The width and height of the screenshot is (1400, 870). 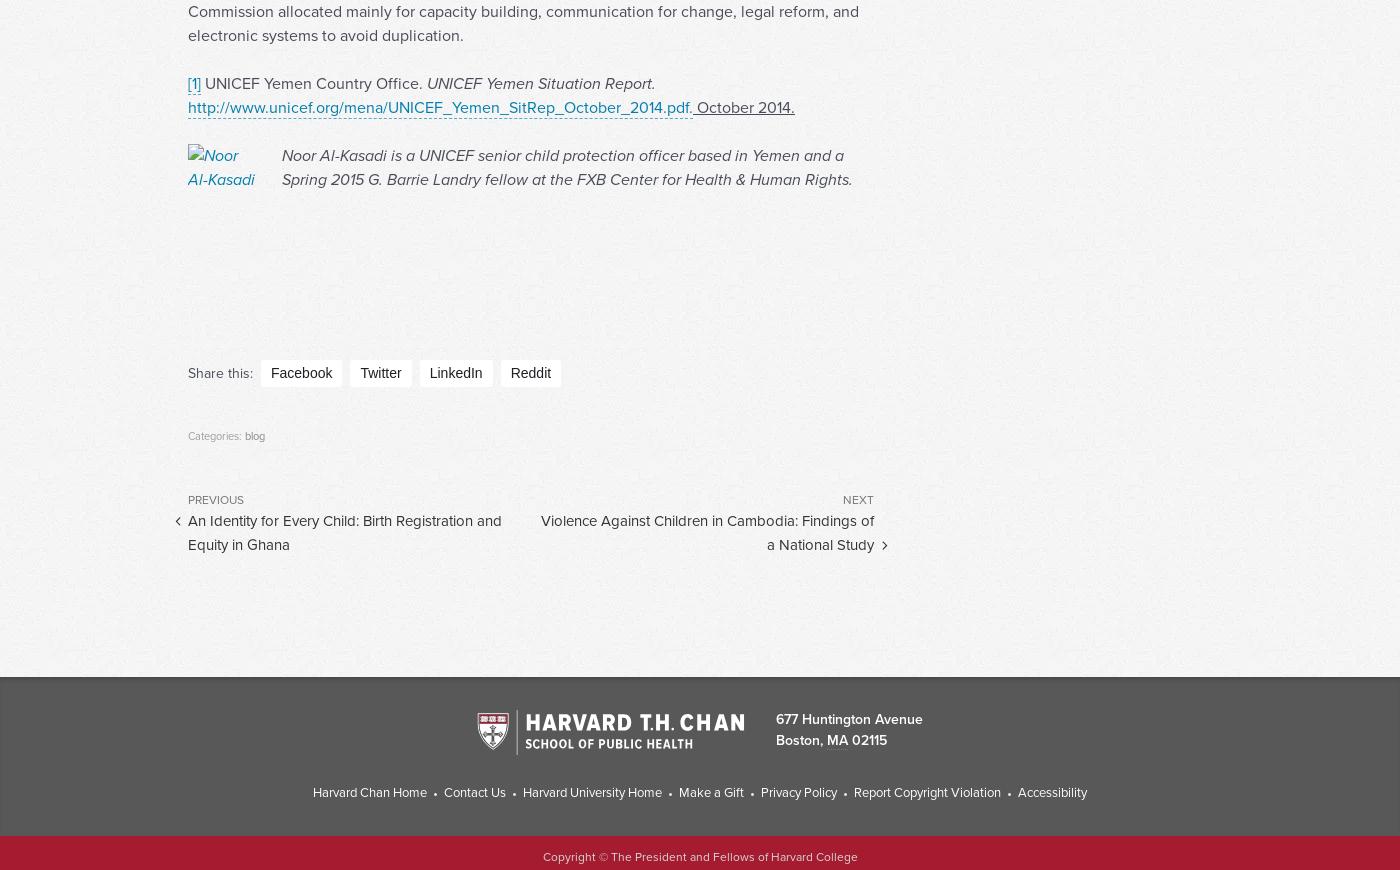 I want to click on 'UNICEF Yemen Situation Report.', so click(x=541, y=120).